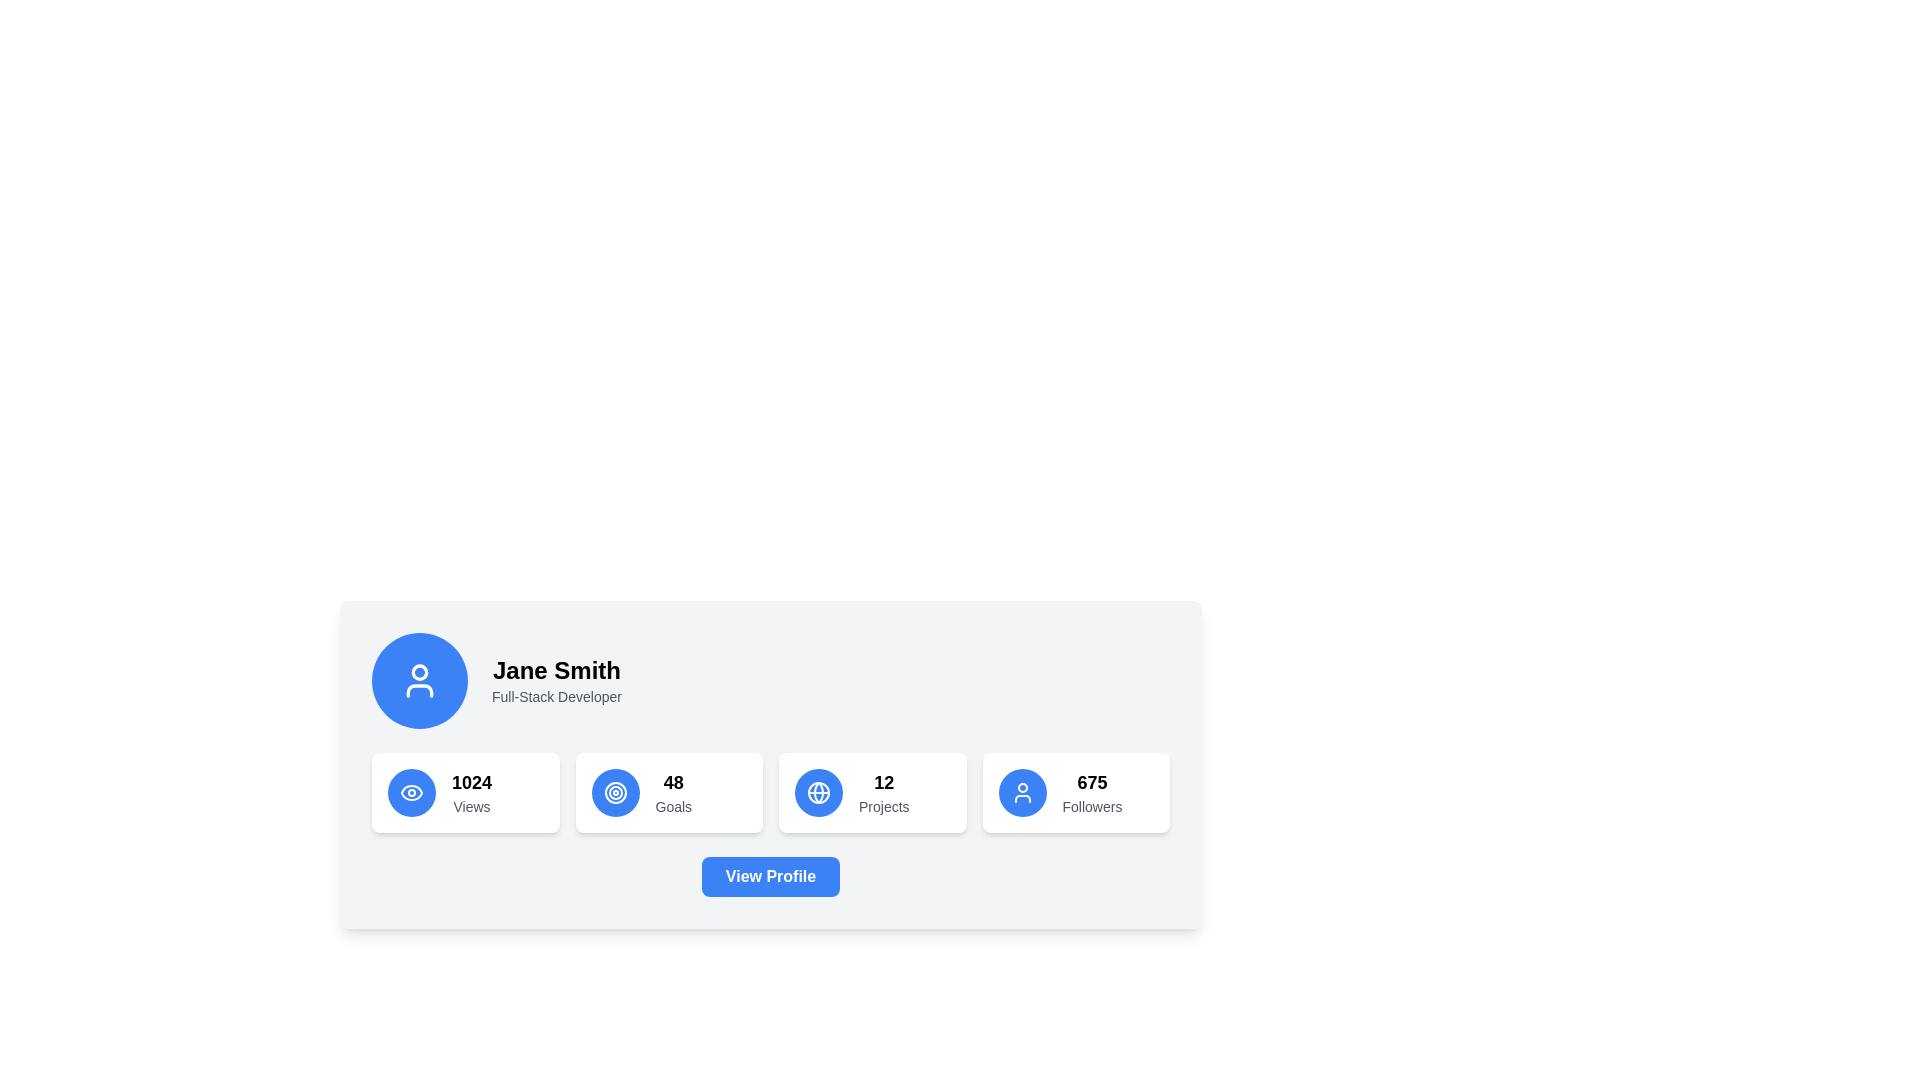 Image resolution: width=1920 pixels, height=1080 pixels. Describe the element at coordinates (883, 792) in the screenshot. I see `text displayed in the central textual information display that shows a count of 12, indicating the number of projects in the statistics section of the interface` at that location.